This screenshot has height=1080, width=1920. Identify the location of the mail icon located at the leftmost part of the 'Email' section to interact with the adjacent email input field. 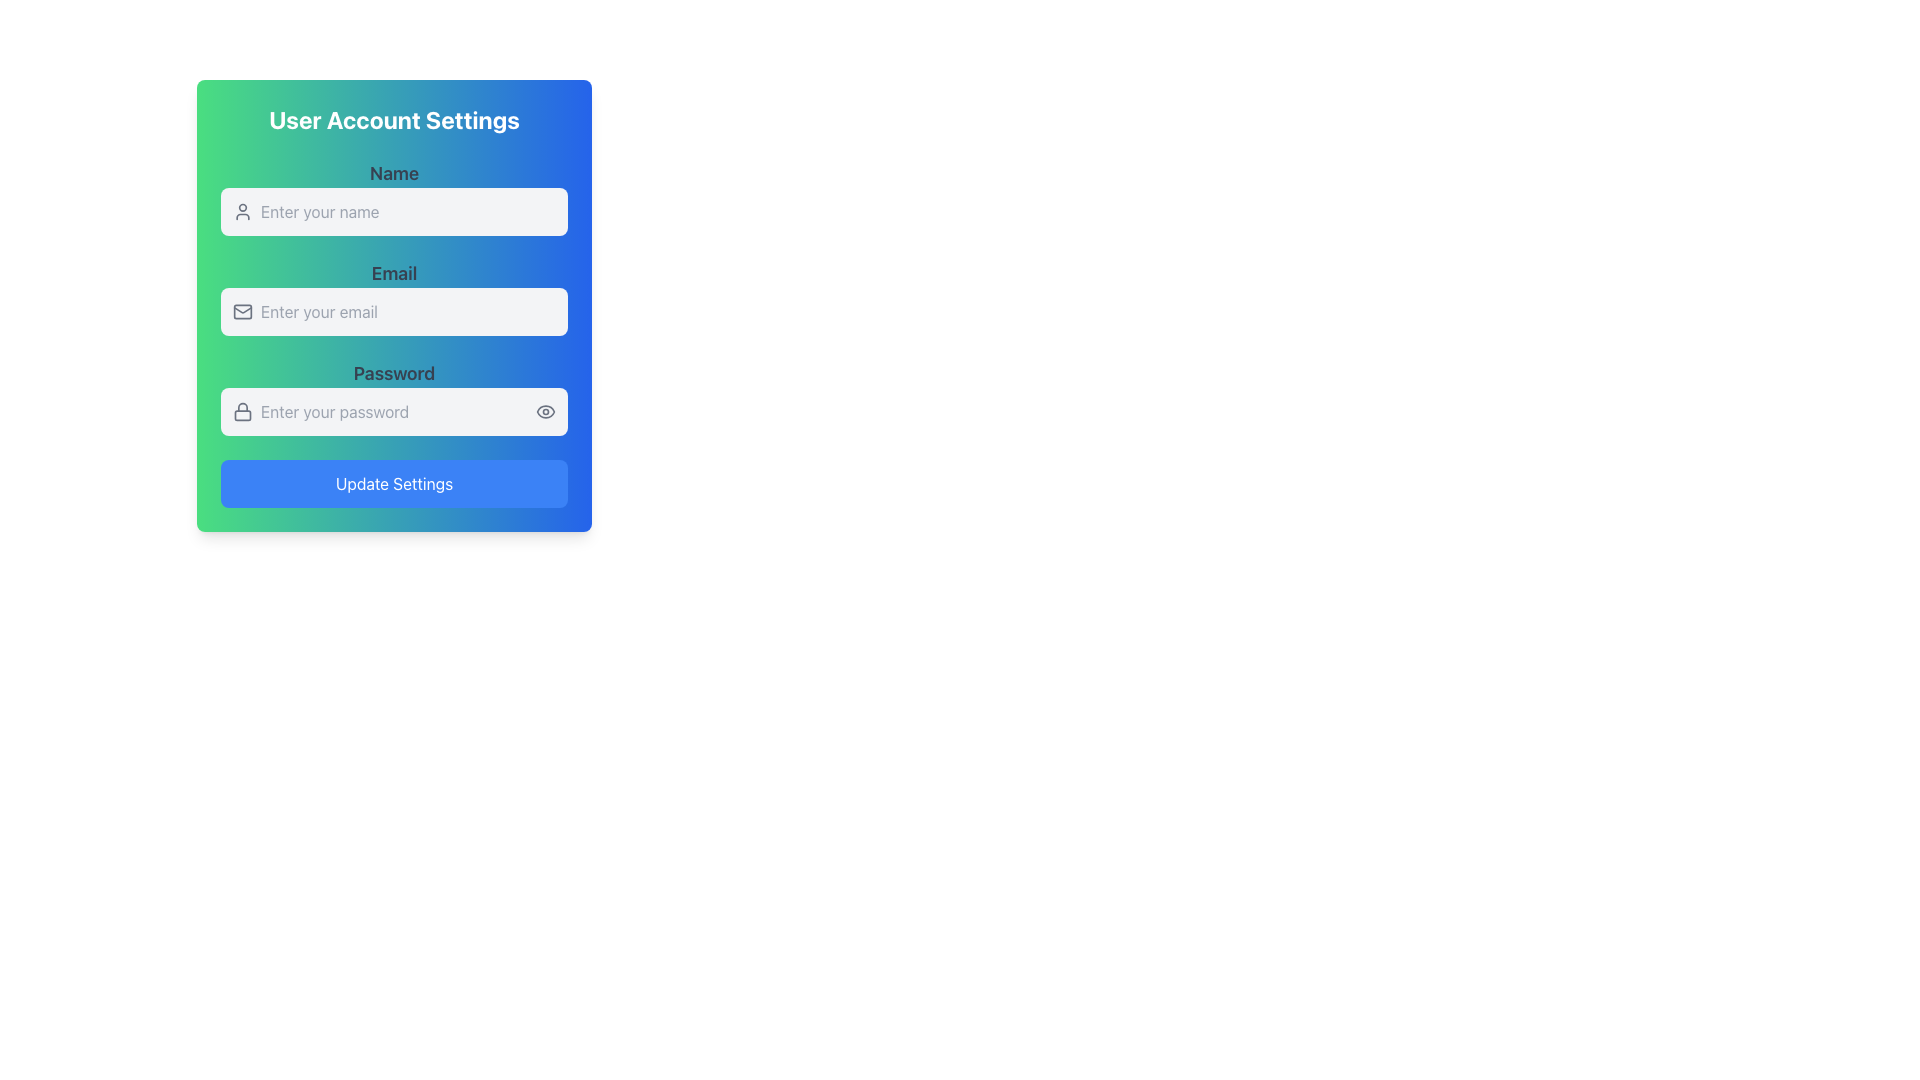
(242, 312).